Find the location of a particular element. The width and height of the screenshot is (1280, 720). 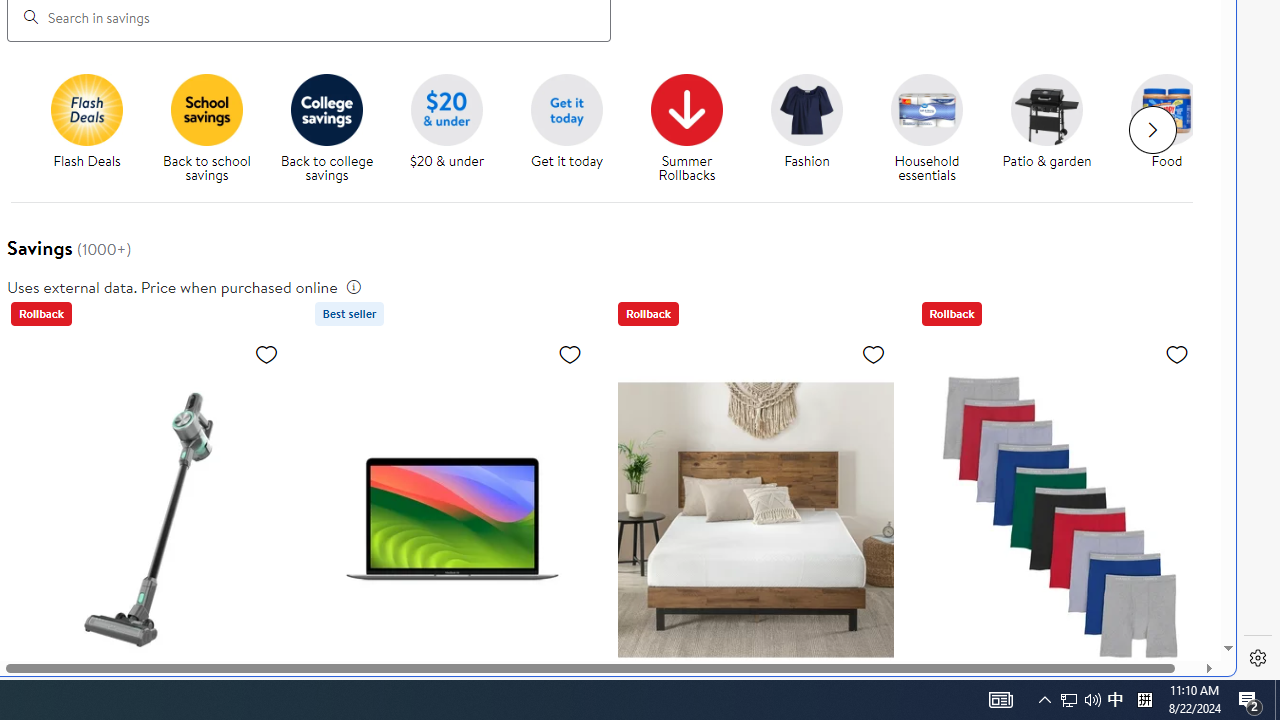

'Back to School savings Back to school savings' is located at coordinates (206, 129).